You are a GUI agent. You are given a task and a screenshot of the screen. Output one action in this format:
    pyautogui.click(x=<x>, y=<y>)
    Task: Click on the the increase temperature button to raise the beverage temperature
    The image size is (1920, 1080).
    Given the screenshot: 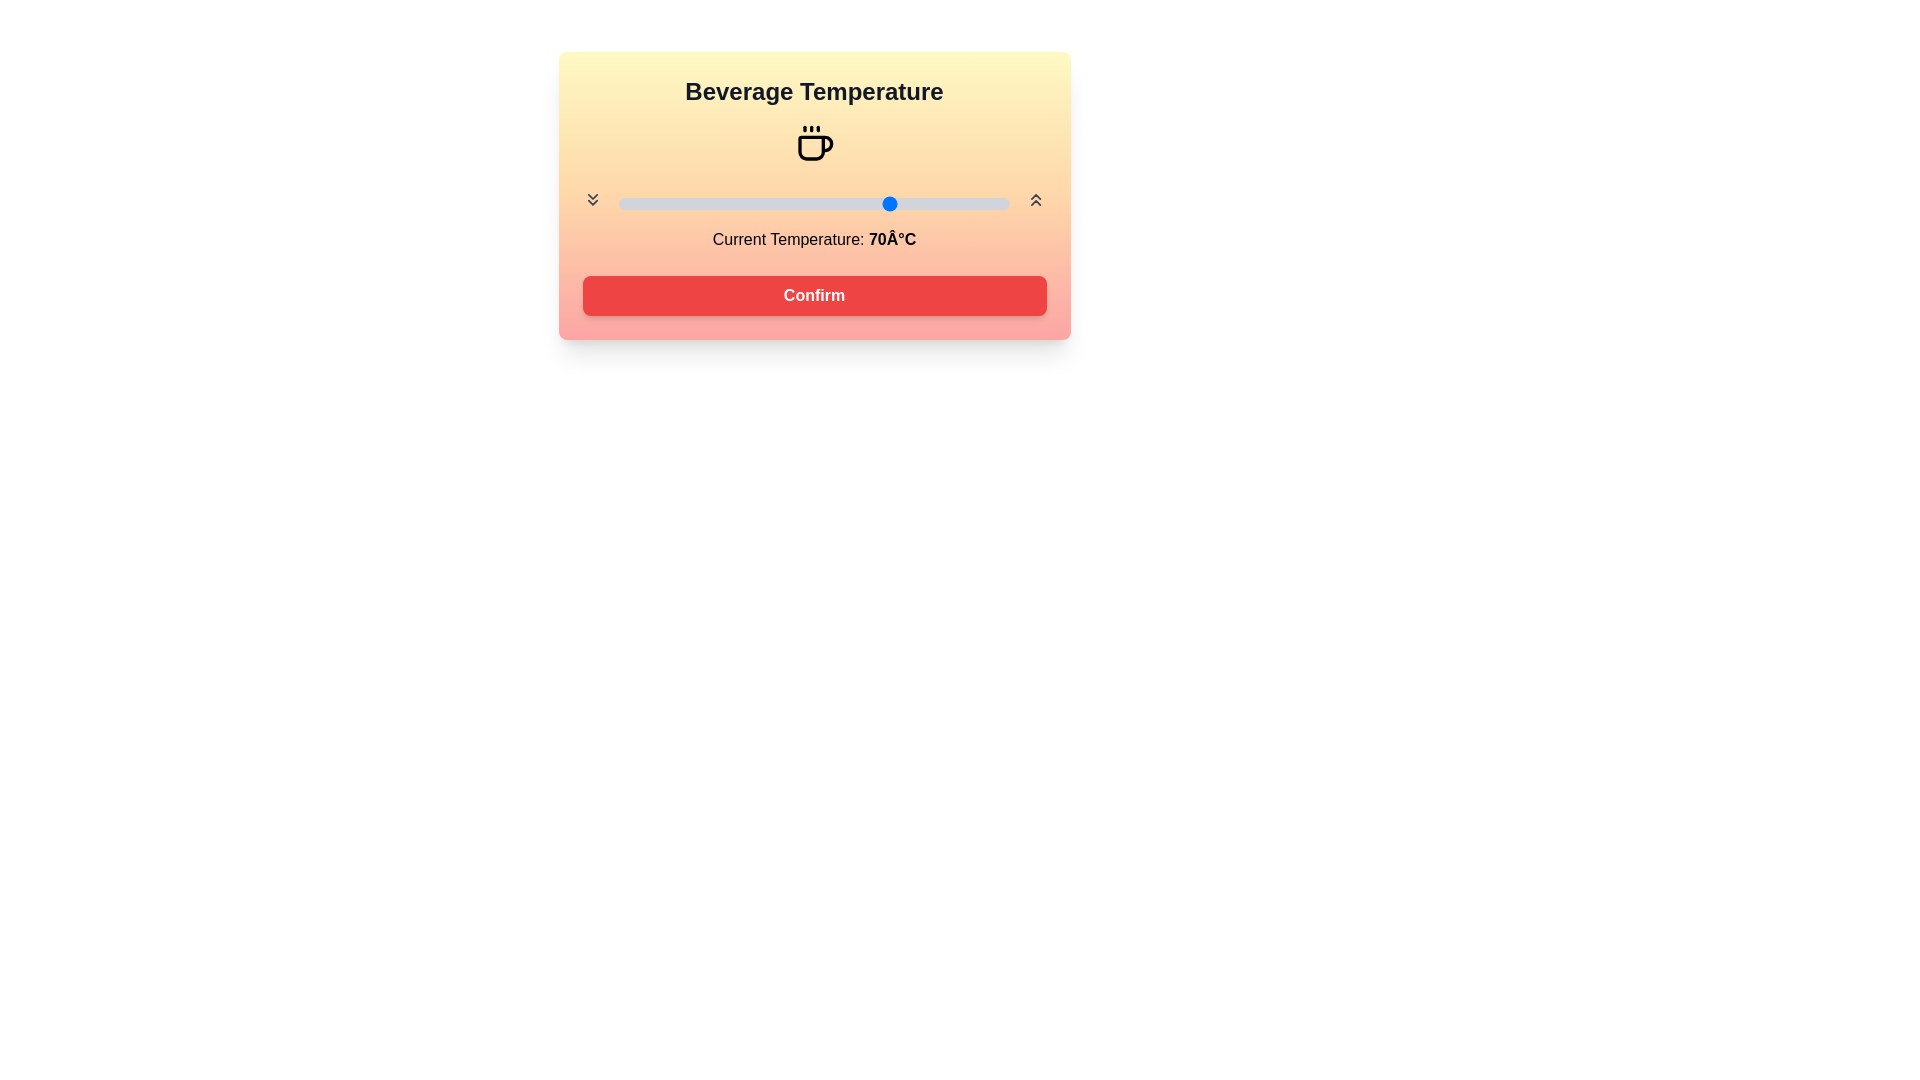 What is the action you would take?
    pyautogui.click(x=1036, y=200)
    